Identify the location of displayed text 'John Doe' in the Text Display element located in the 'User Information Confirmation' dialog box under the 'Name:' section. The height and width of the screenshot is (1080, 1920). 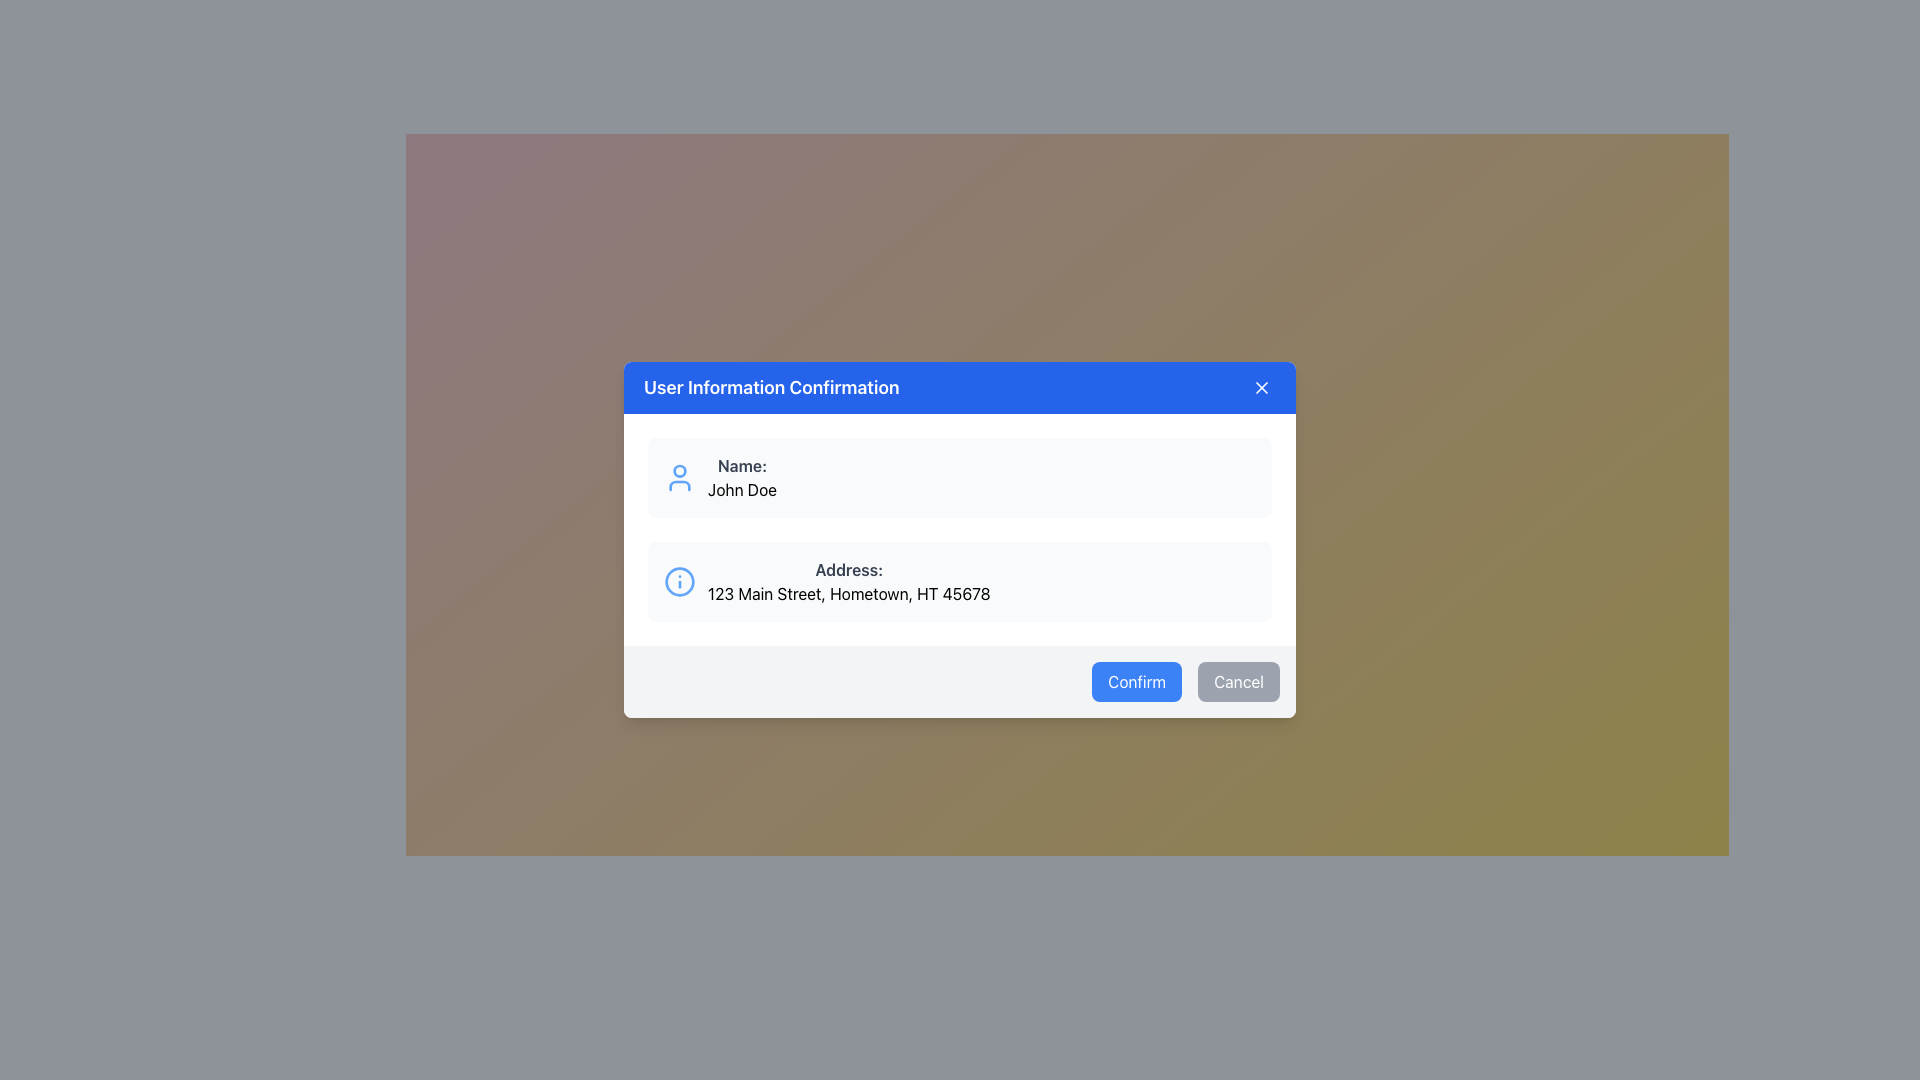
(741, 489).